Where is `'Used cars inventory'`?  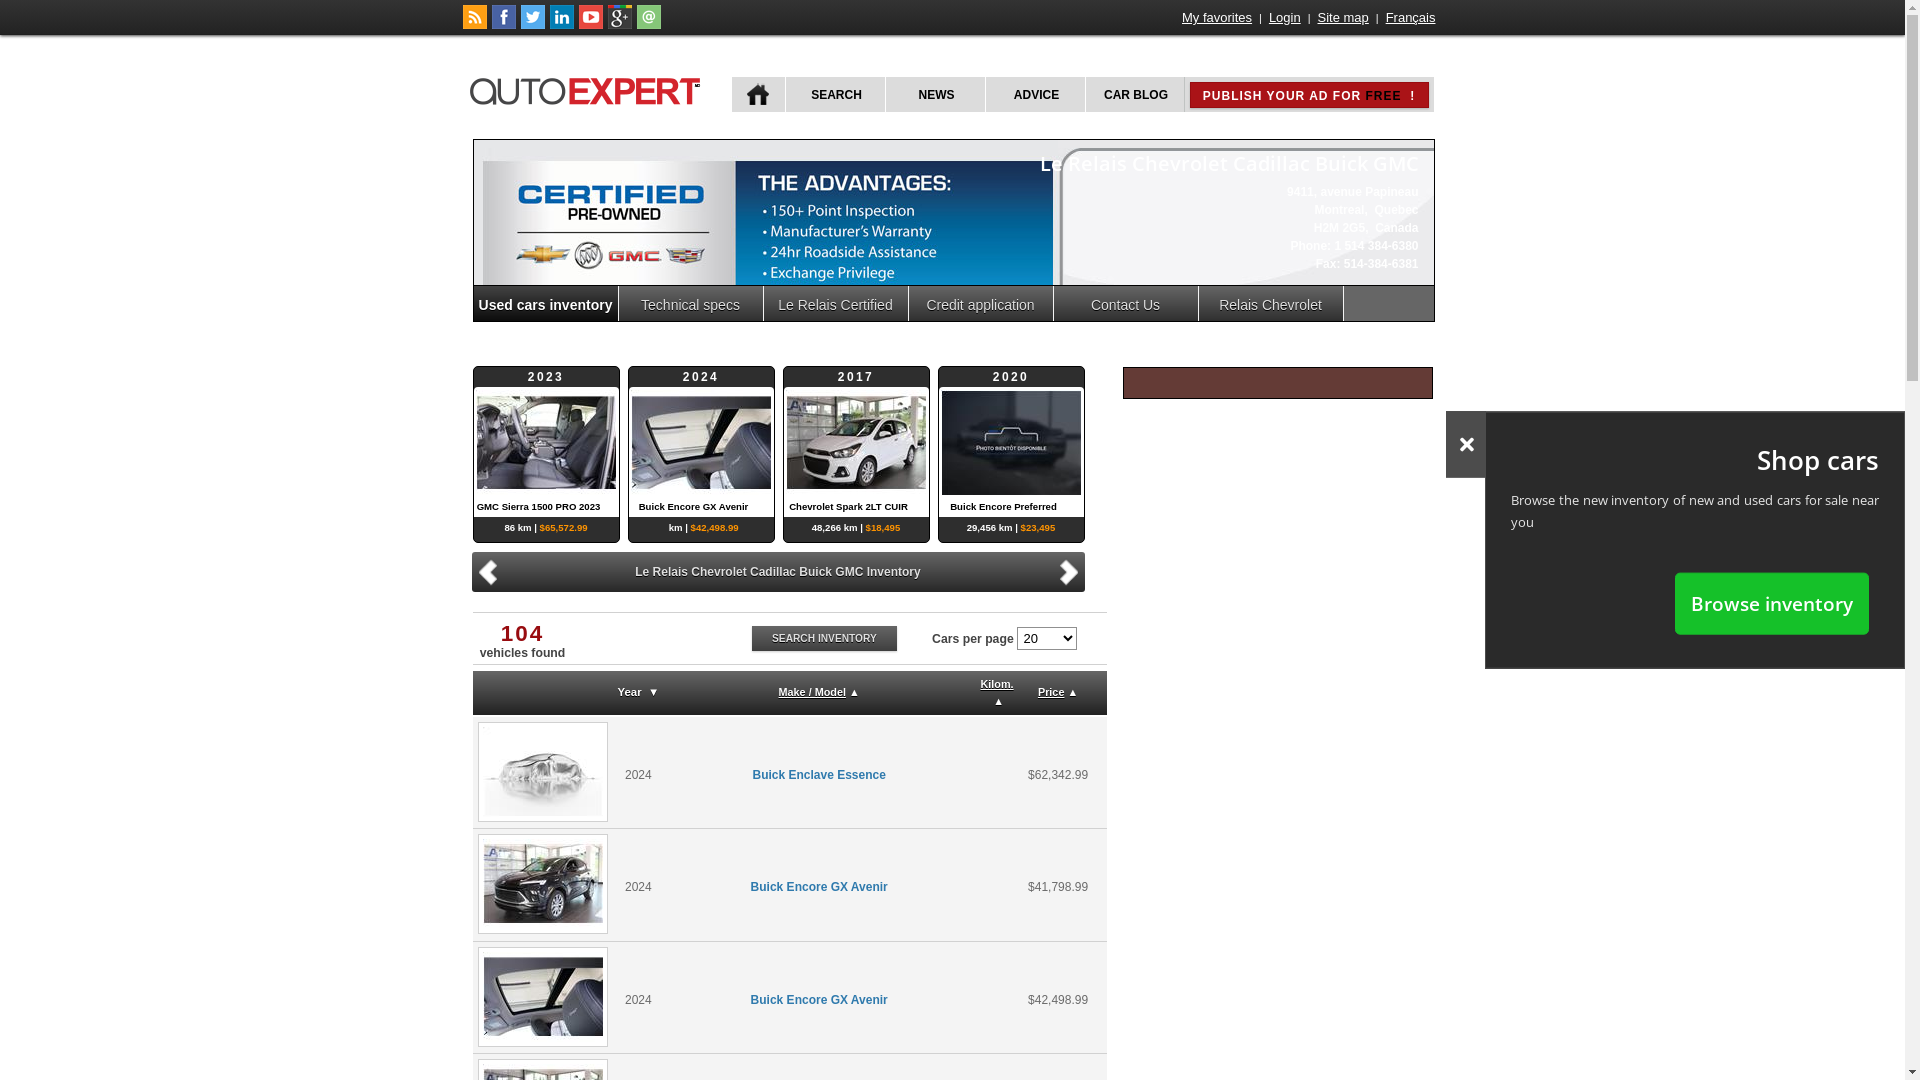 'Used cars inventory' is located at coordinates (546, 303).